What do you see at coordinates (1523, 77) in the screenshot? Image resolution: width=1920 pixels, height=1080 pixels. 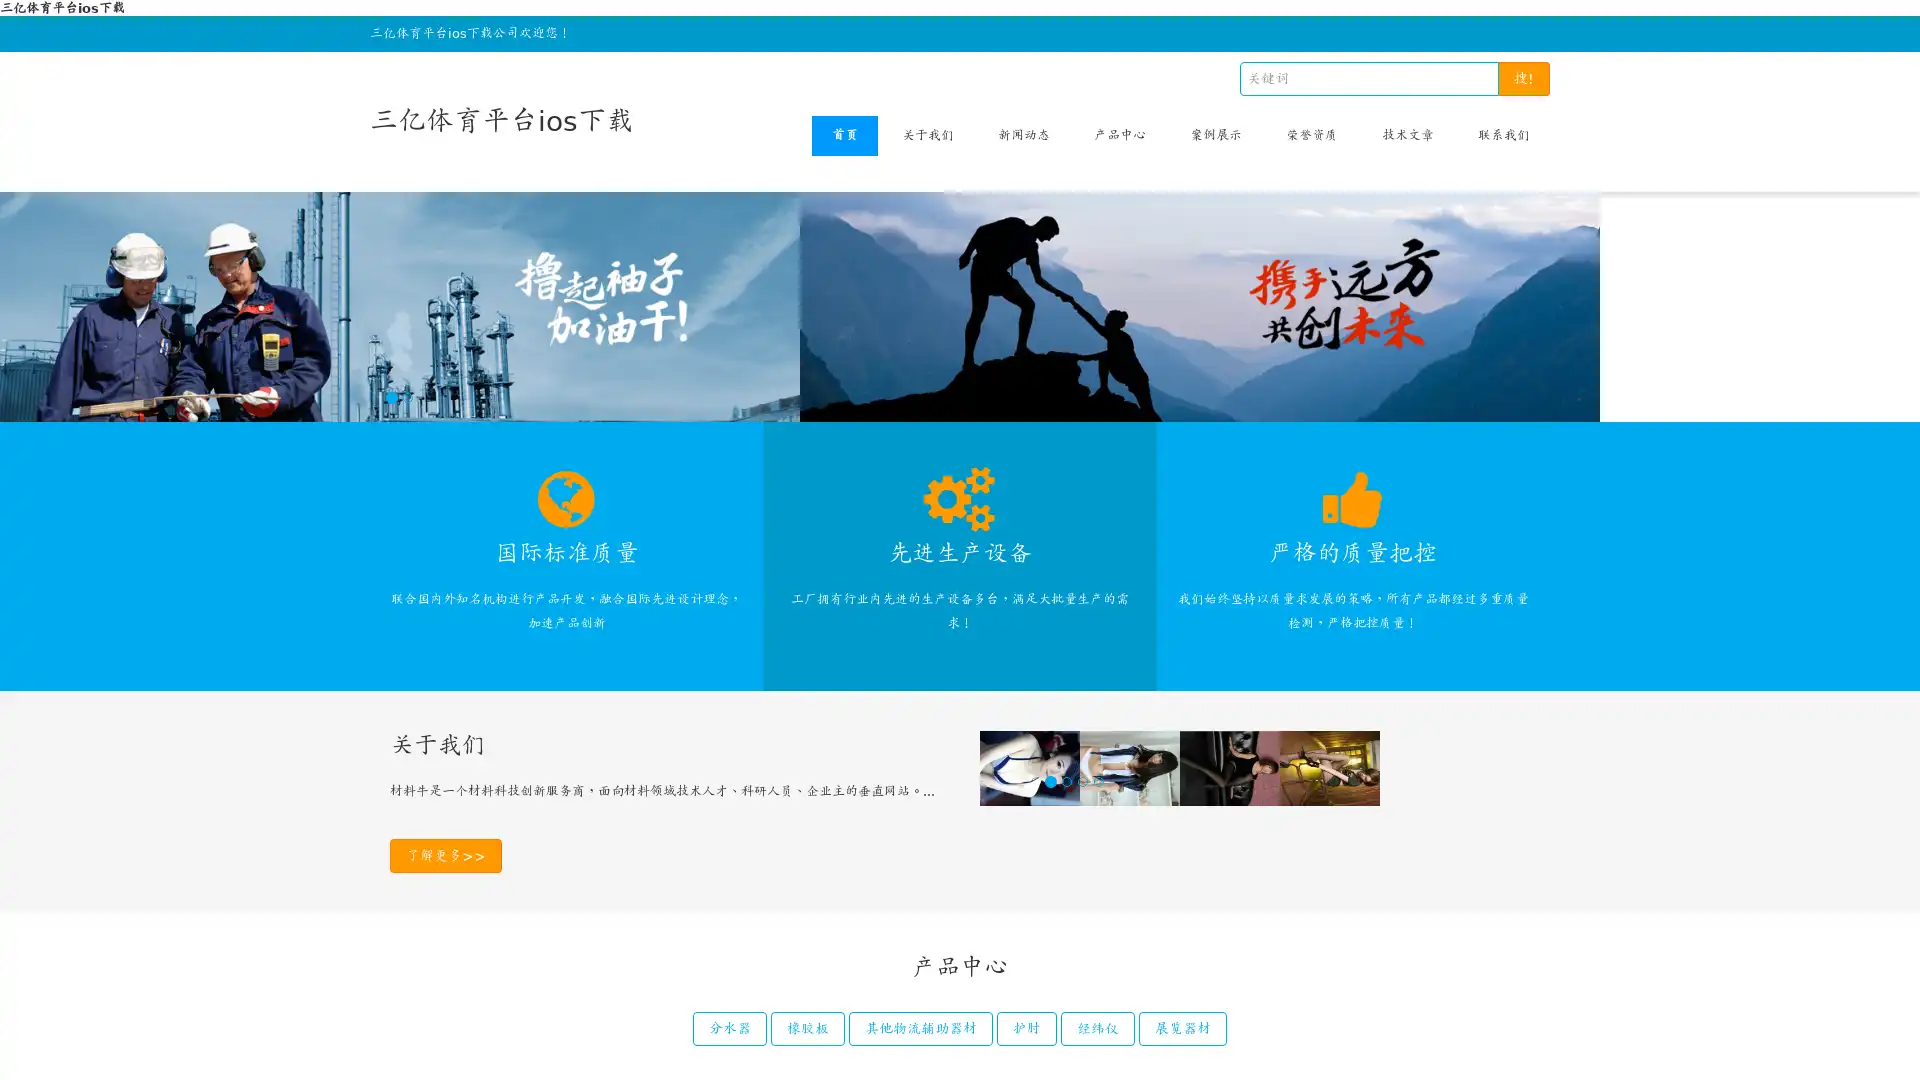 I see `!` at bounding box center [1523, 77].